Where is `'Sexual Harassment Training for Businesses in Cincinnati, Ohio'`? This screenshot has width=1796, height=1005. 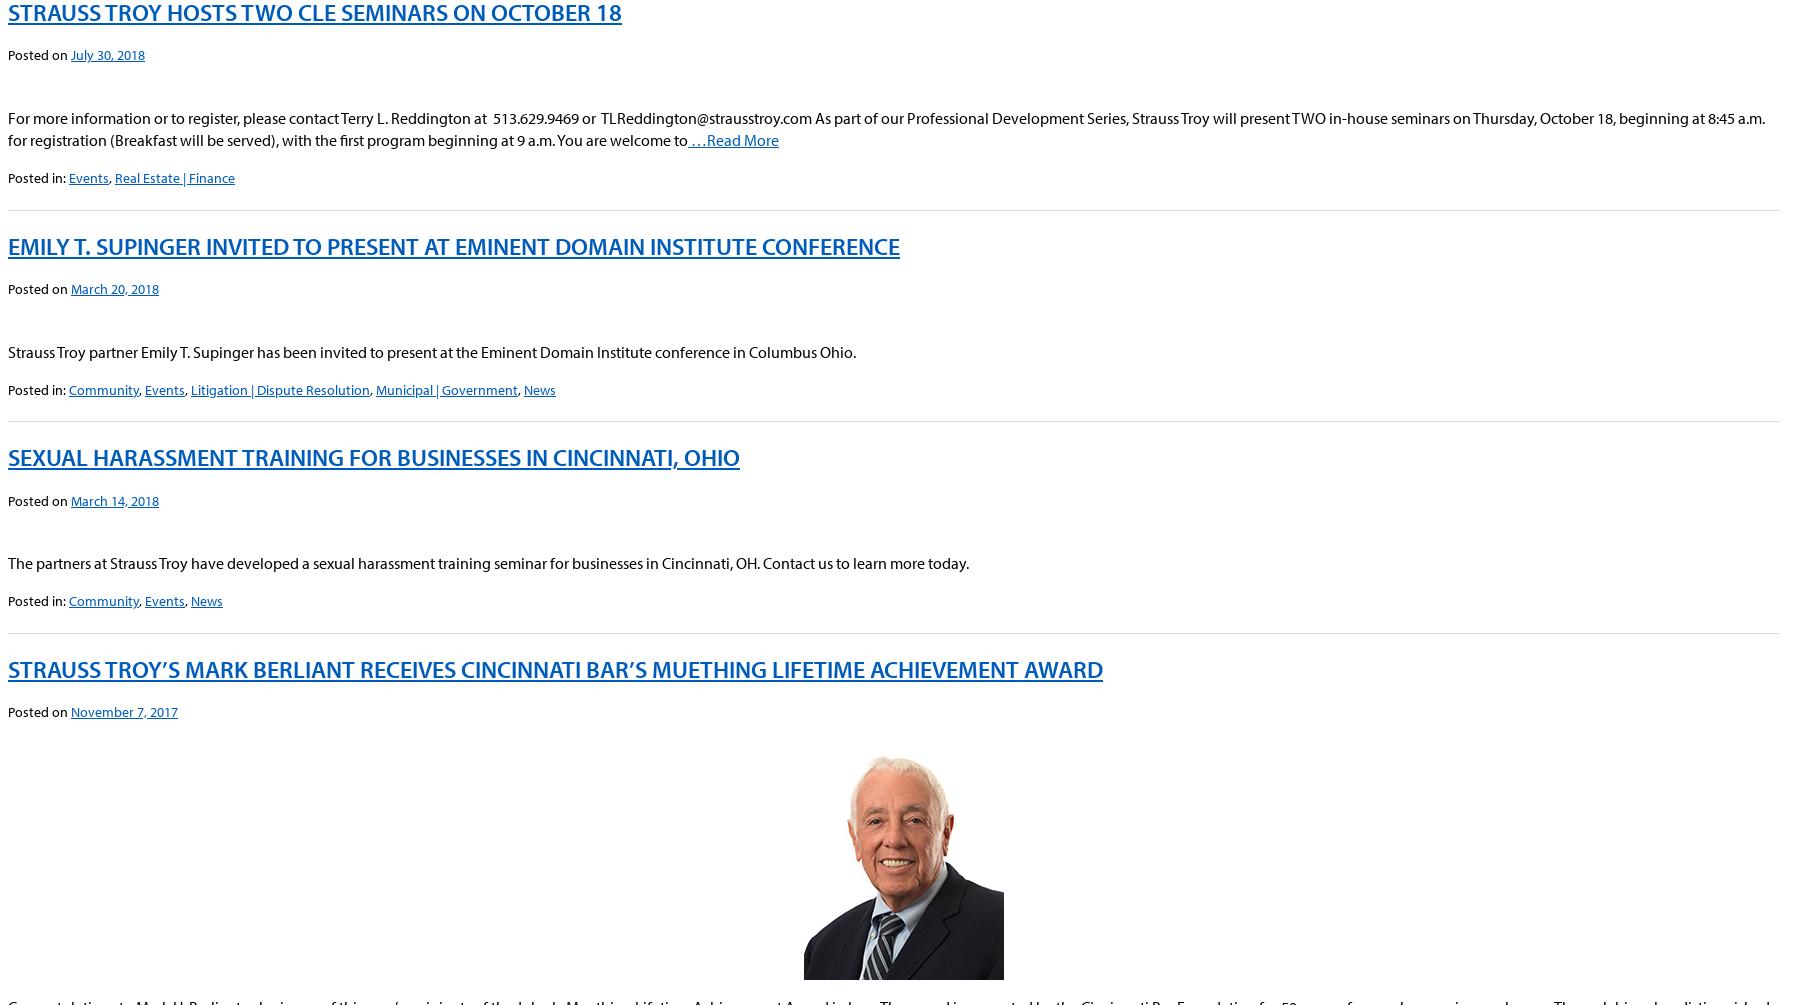 'Sexual Harassment Training for Businesses in Cincinnati, Ohio' is located at coordinates (373, 456).